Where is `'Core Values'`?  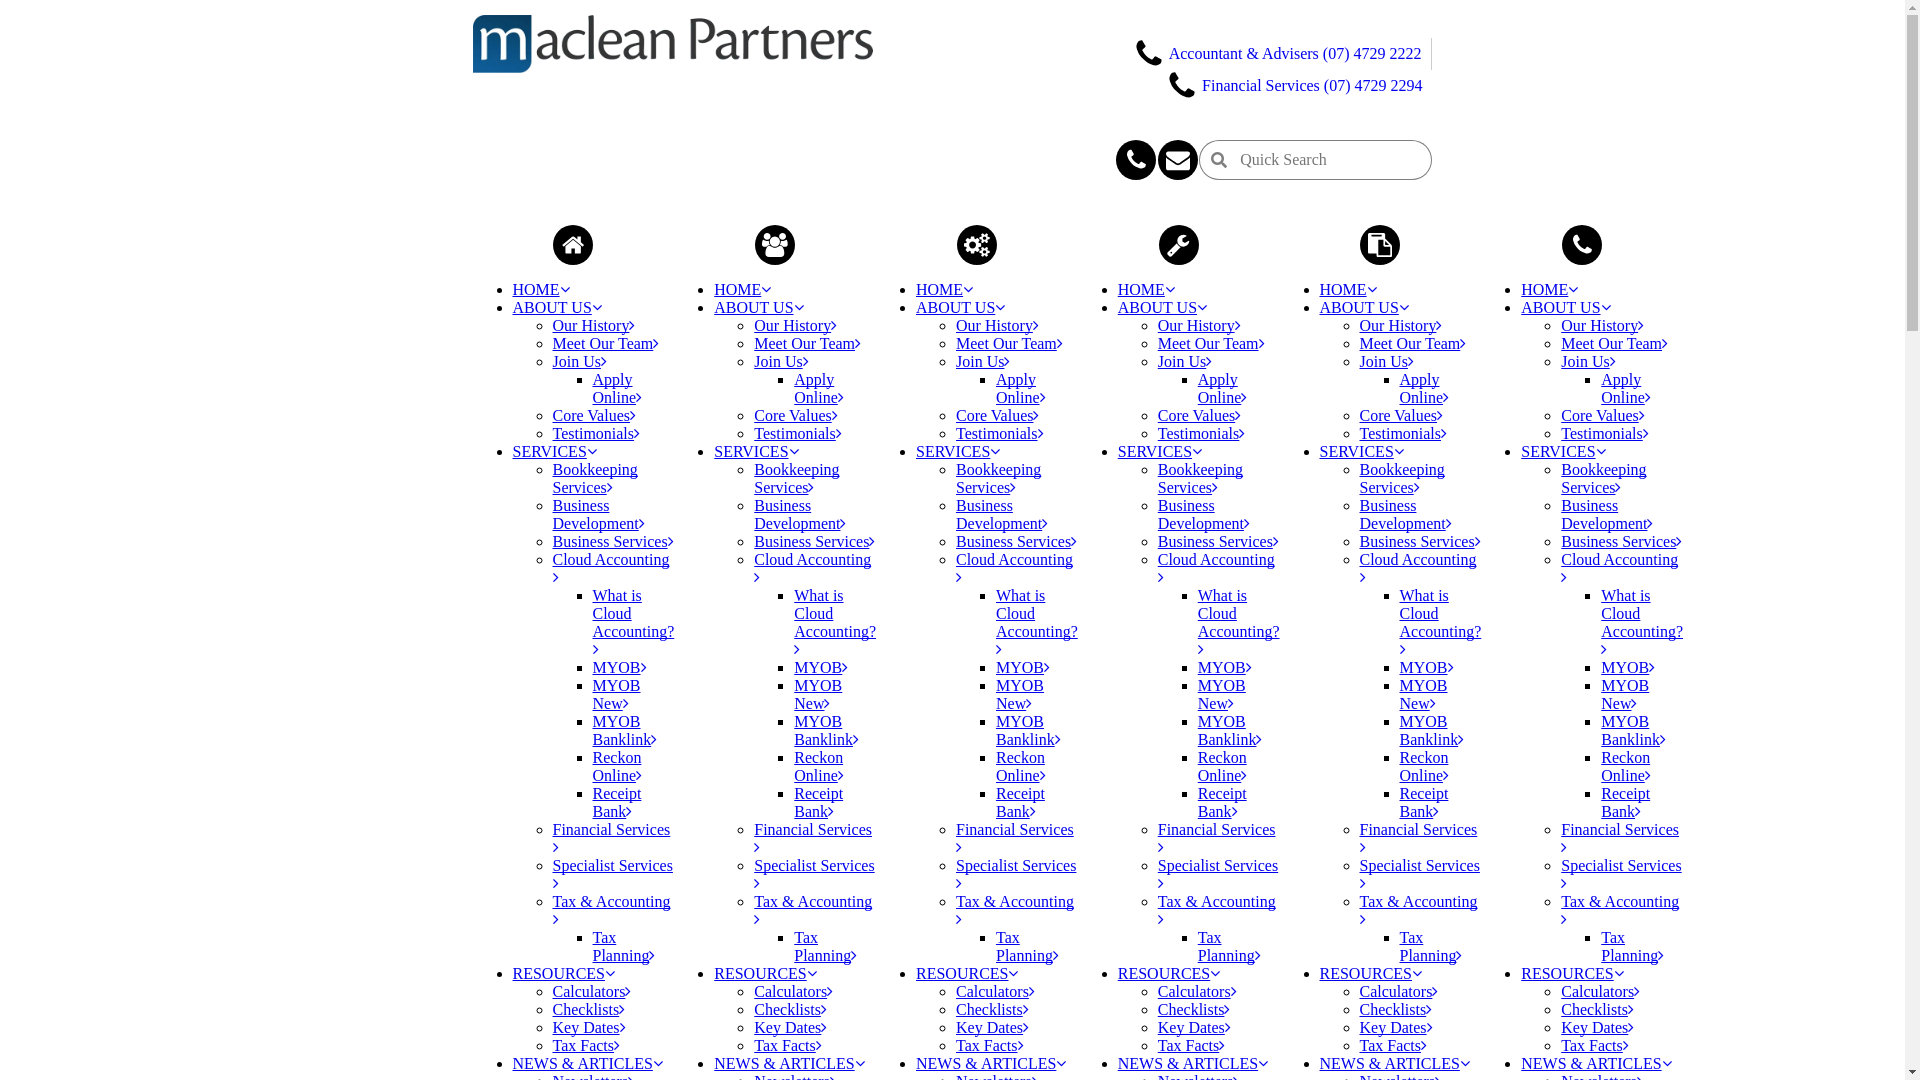 'Core Values' is located at coordinates (997, 414).